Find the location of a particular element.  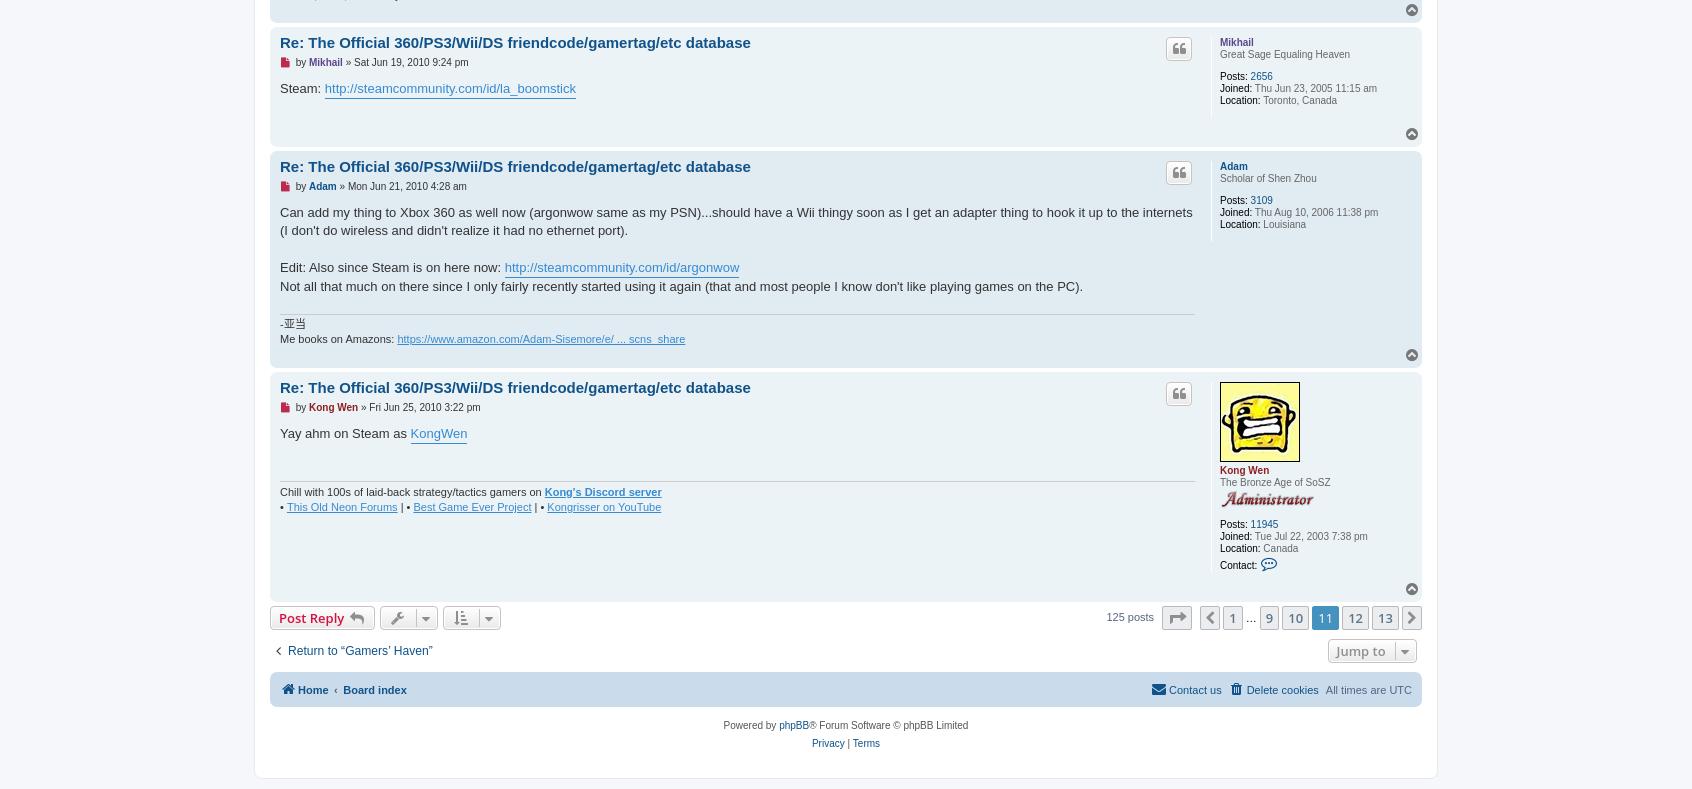

'Post Reply' is located at coordinates (310, 616).